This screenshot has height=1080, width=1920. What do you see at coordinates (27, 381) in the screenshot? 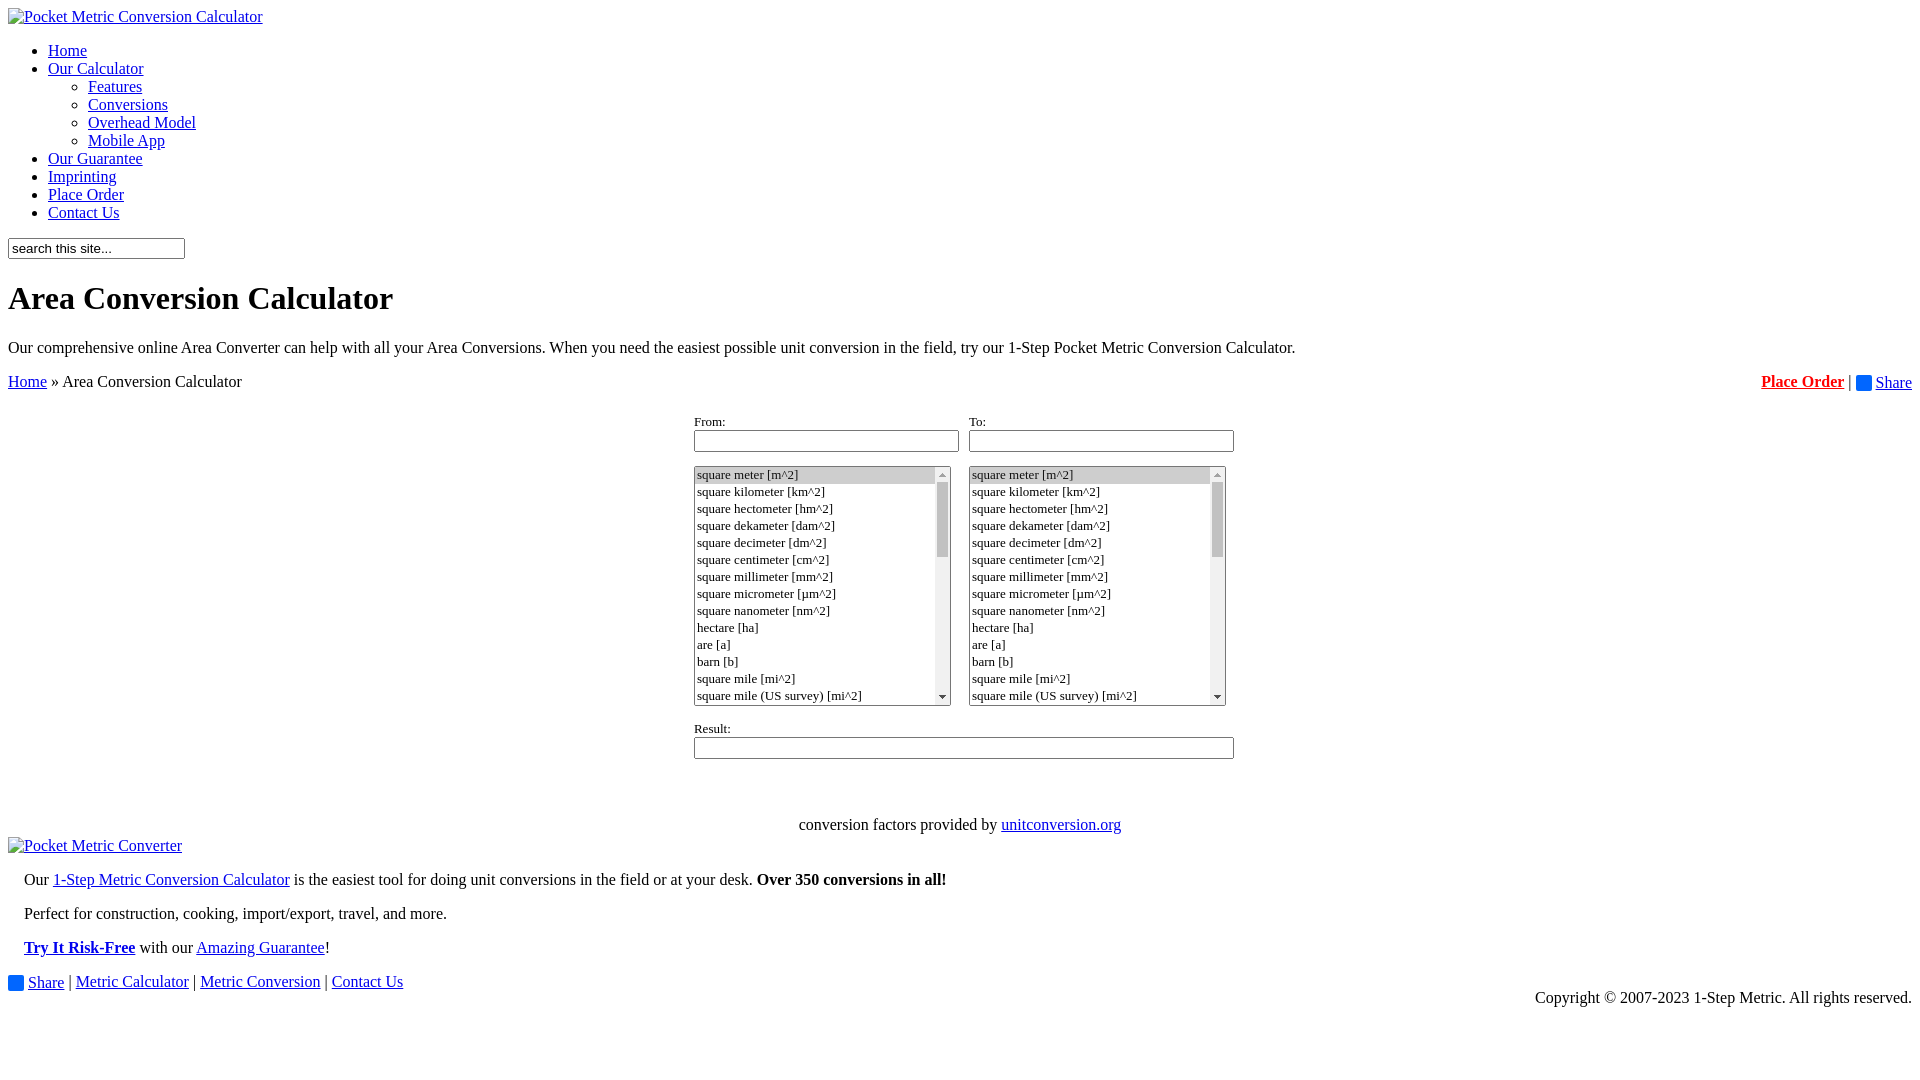
I see `'Home'` at bounding box center [27, 381].